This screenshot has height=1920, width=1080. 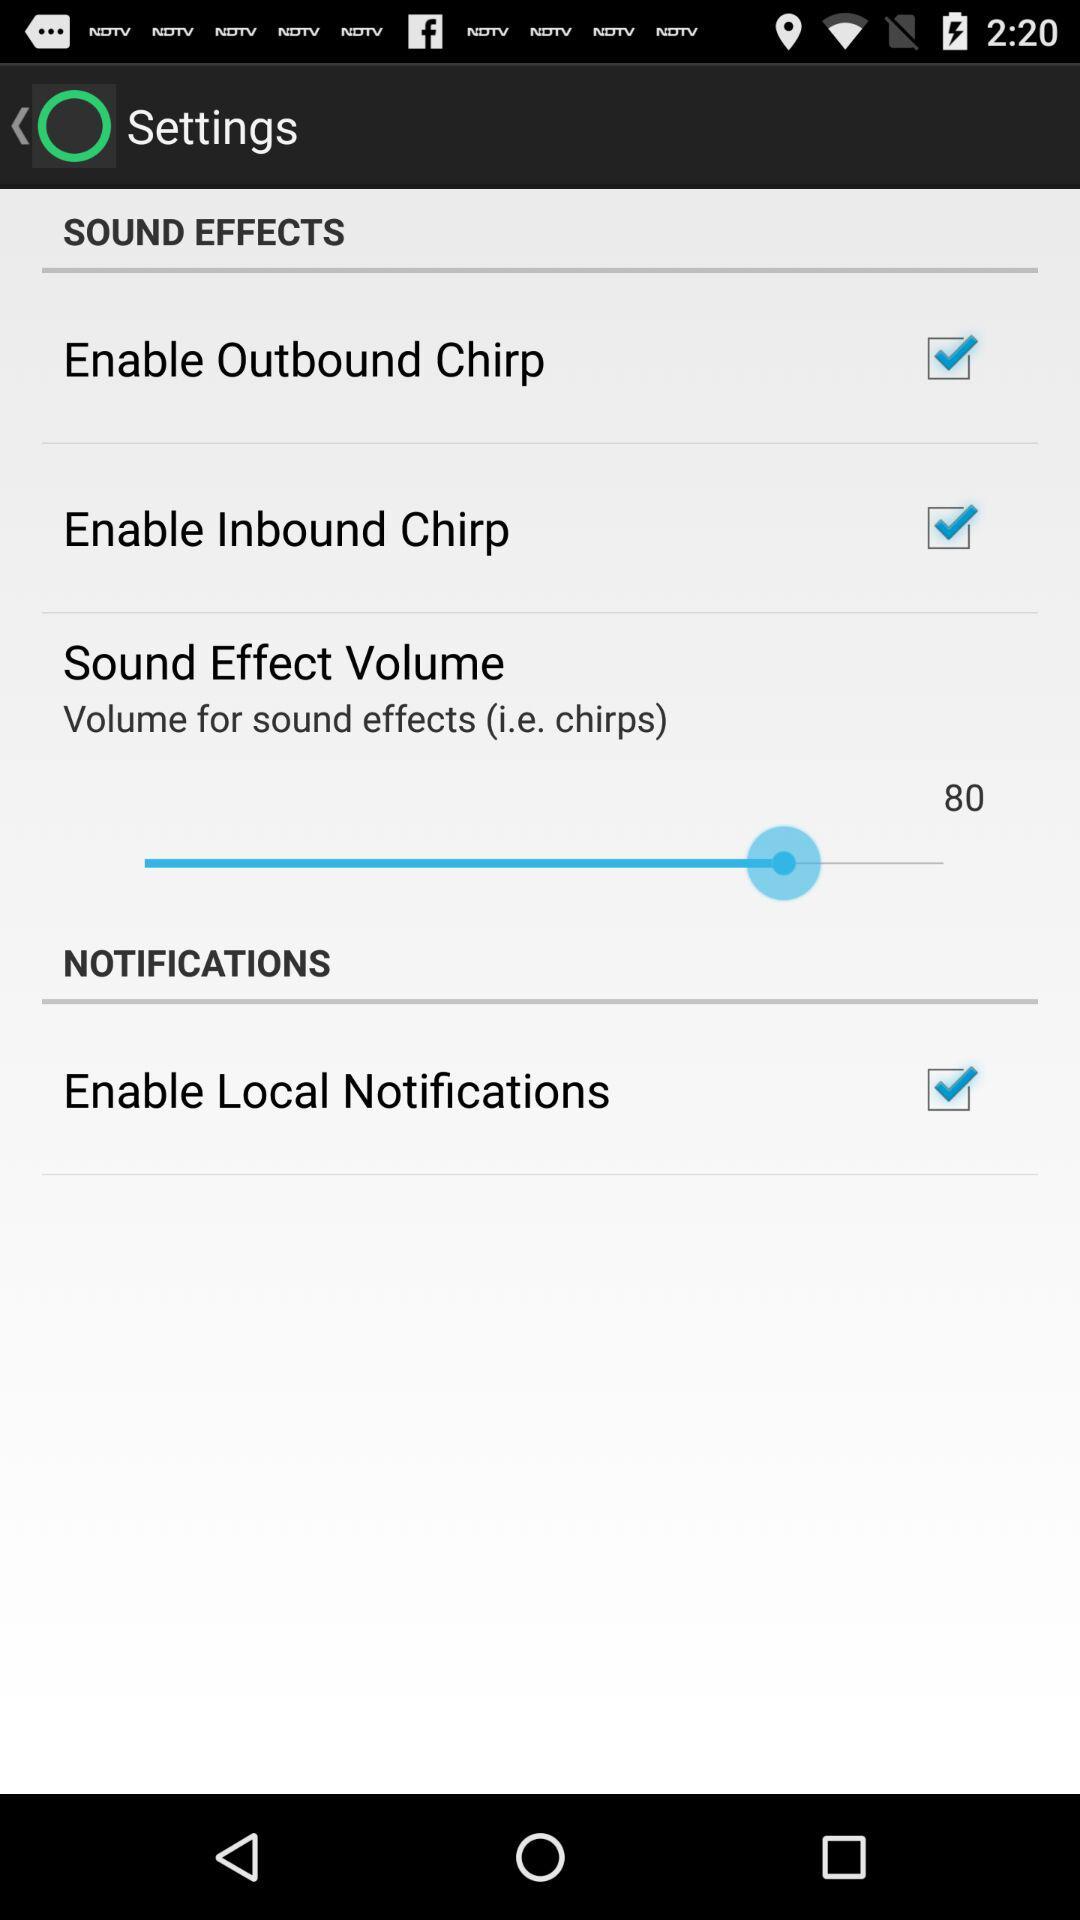 What do you see at coordinates (544, 863) in the screenshot?
I see `app below 80` at bounding box center [544, 863].